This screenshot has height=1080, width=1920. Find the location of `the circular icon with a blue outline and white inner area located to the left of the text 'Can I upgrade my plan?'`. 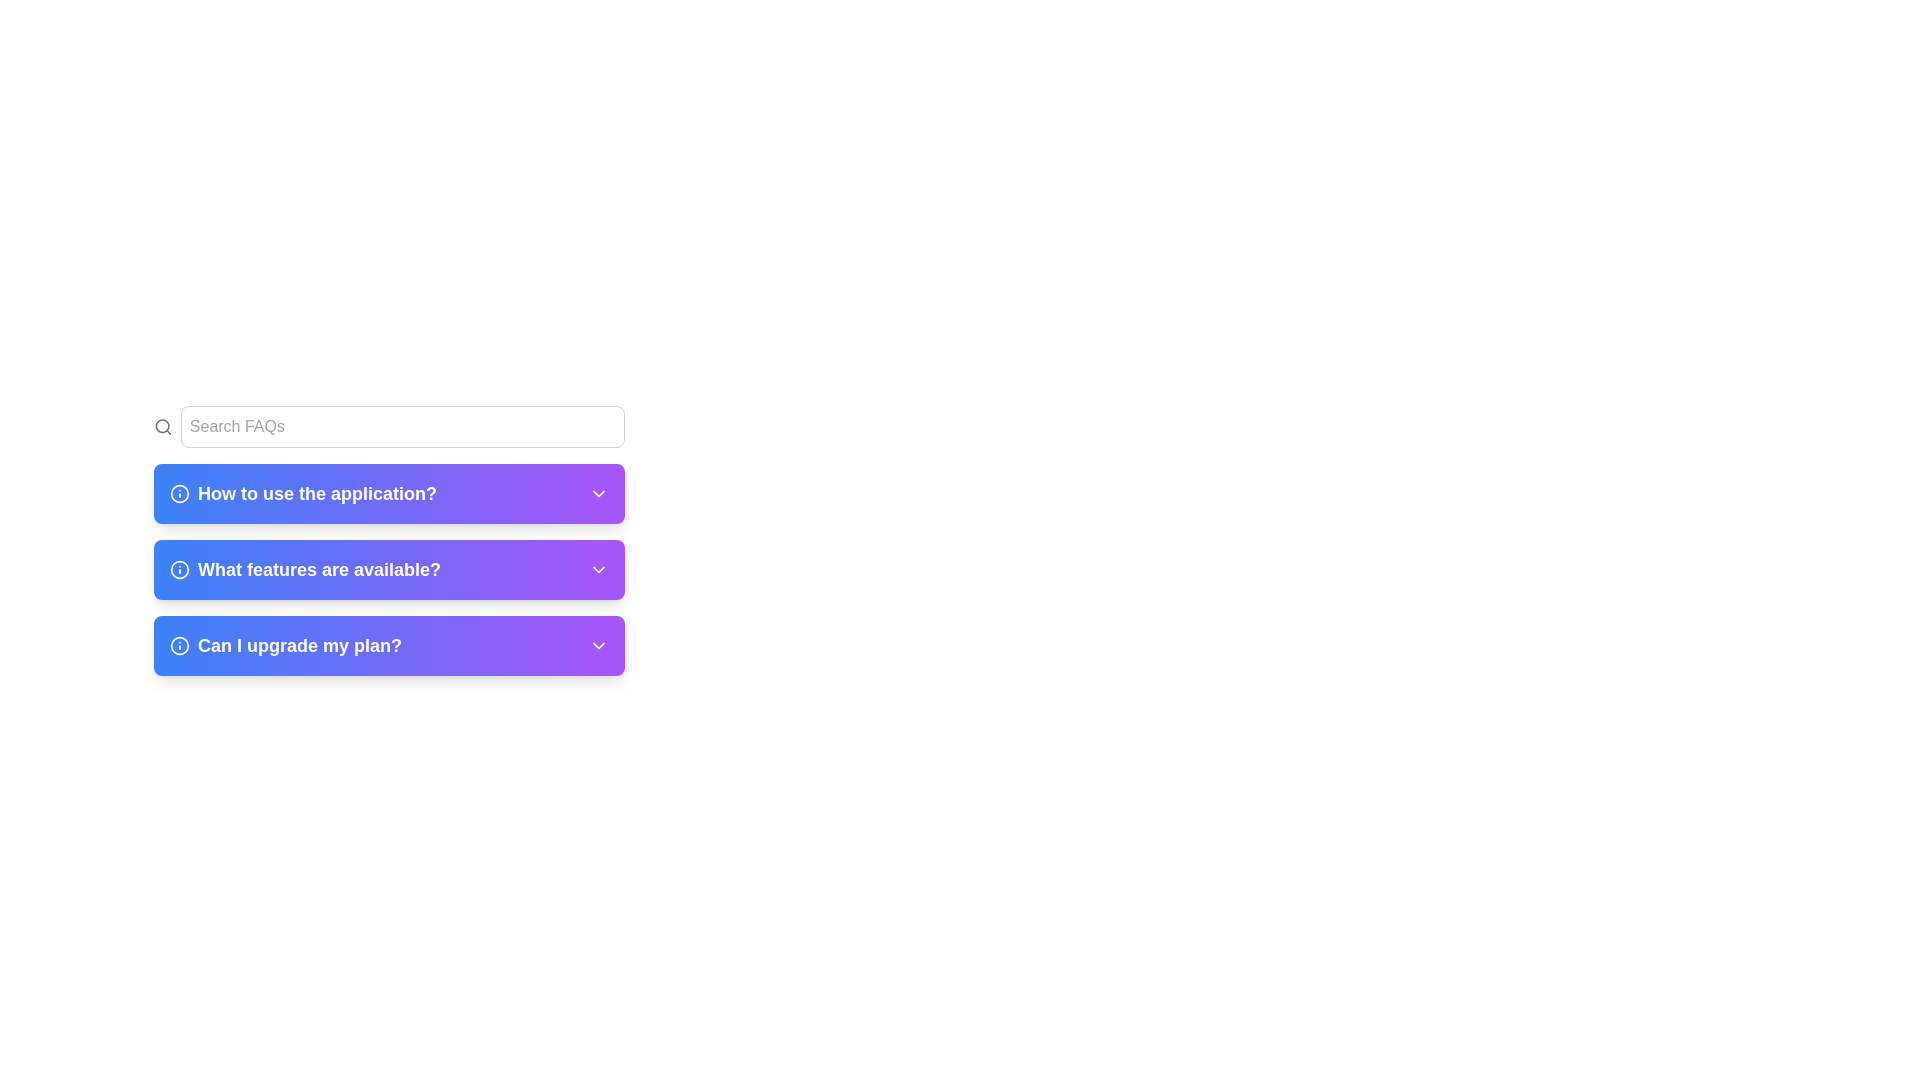

the circular icon with a blue outline and white inner area located to the left of the text 'Can I upgrade my plan?' is located at coordinates (180, 645).